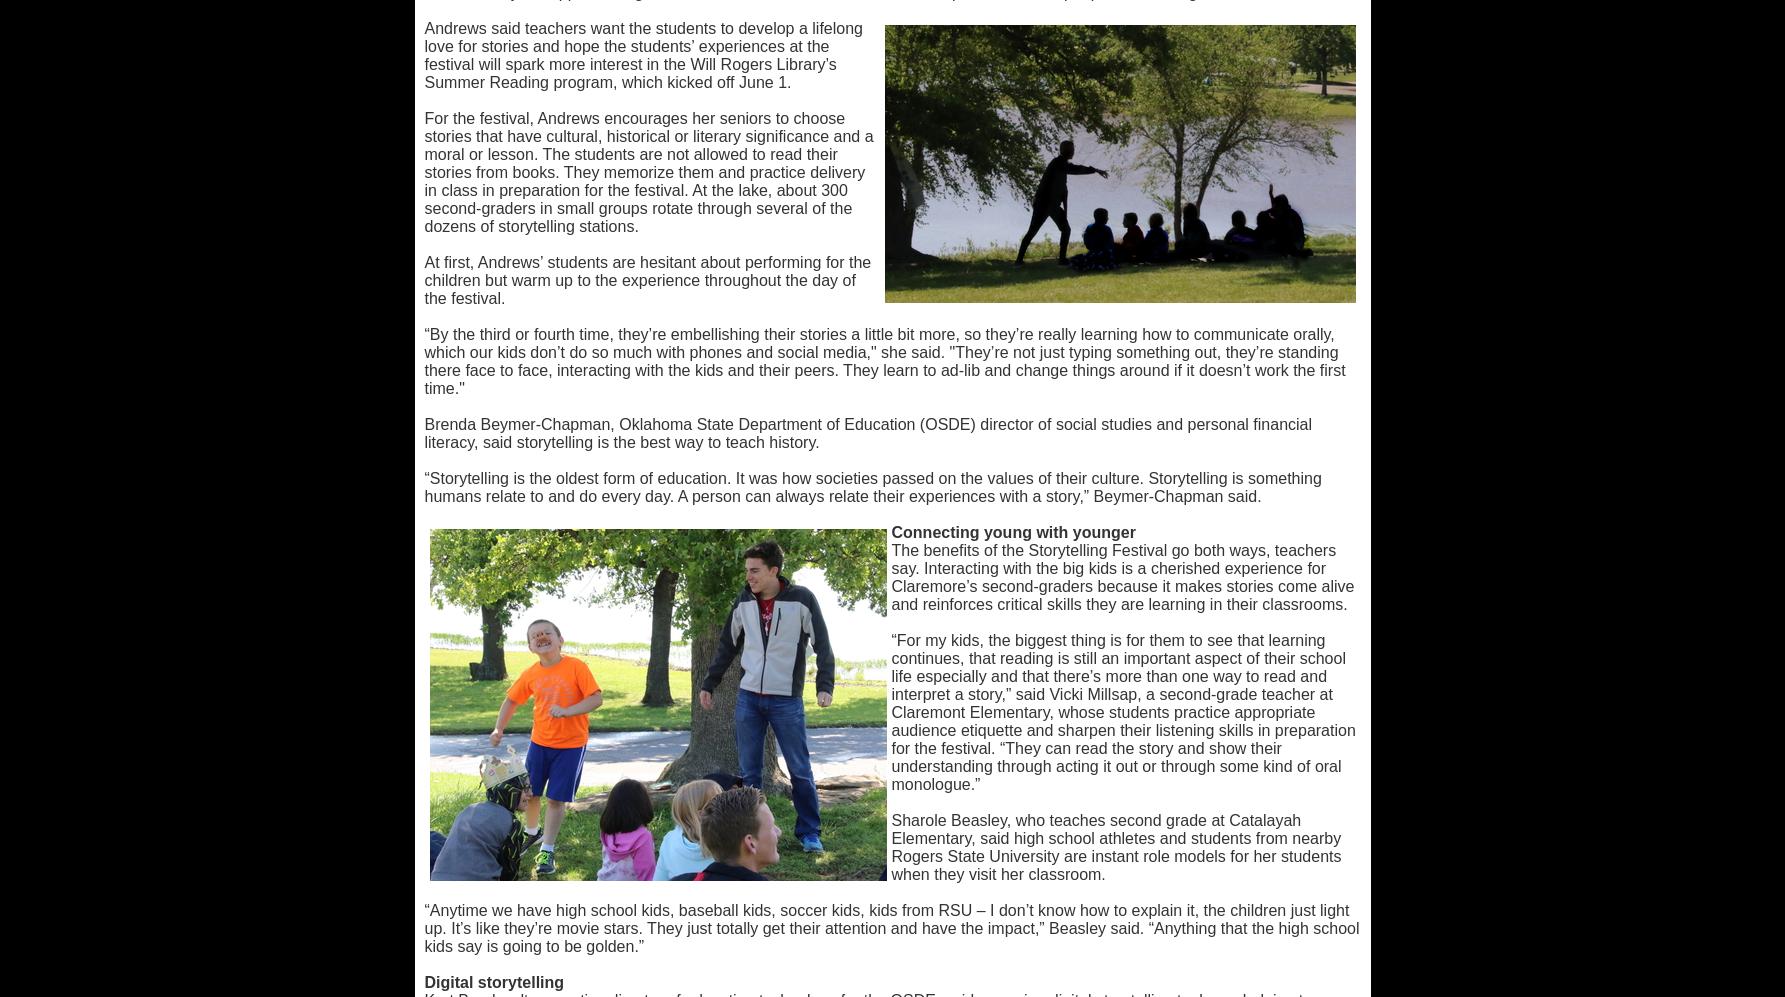 The image size is (1785, 997). I want to click on 'Andrews said teachers want the students to develop a lifelong love for stories and hope the students’ experiences at the festival will spark more interest in the Will Rogers Library’s Summer Reading program, which kicked off June 1.', so click(642, 54).